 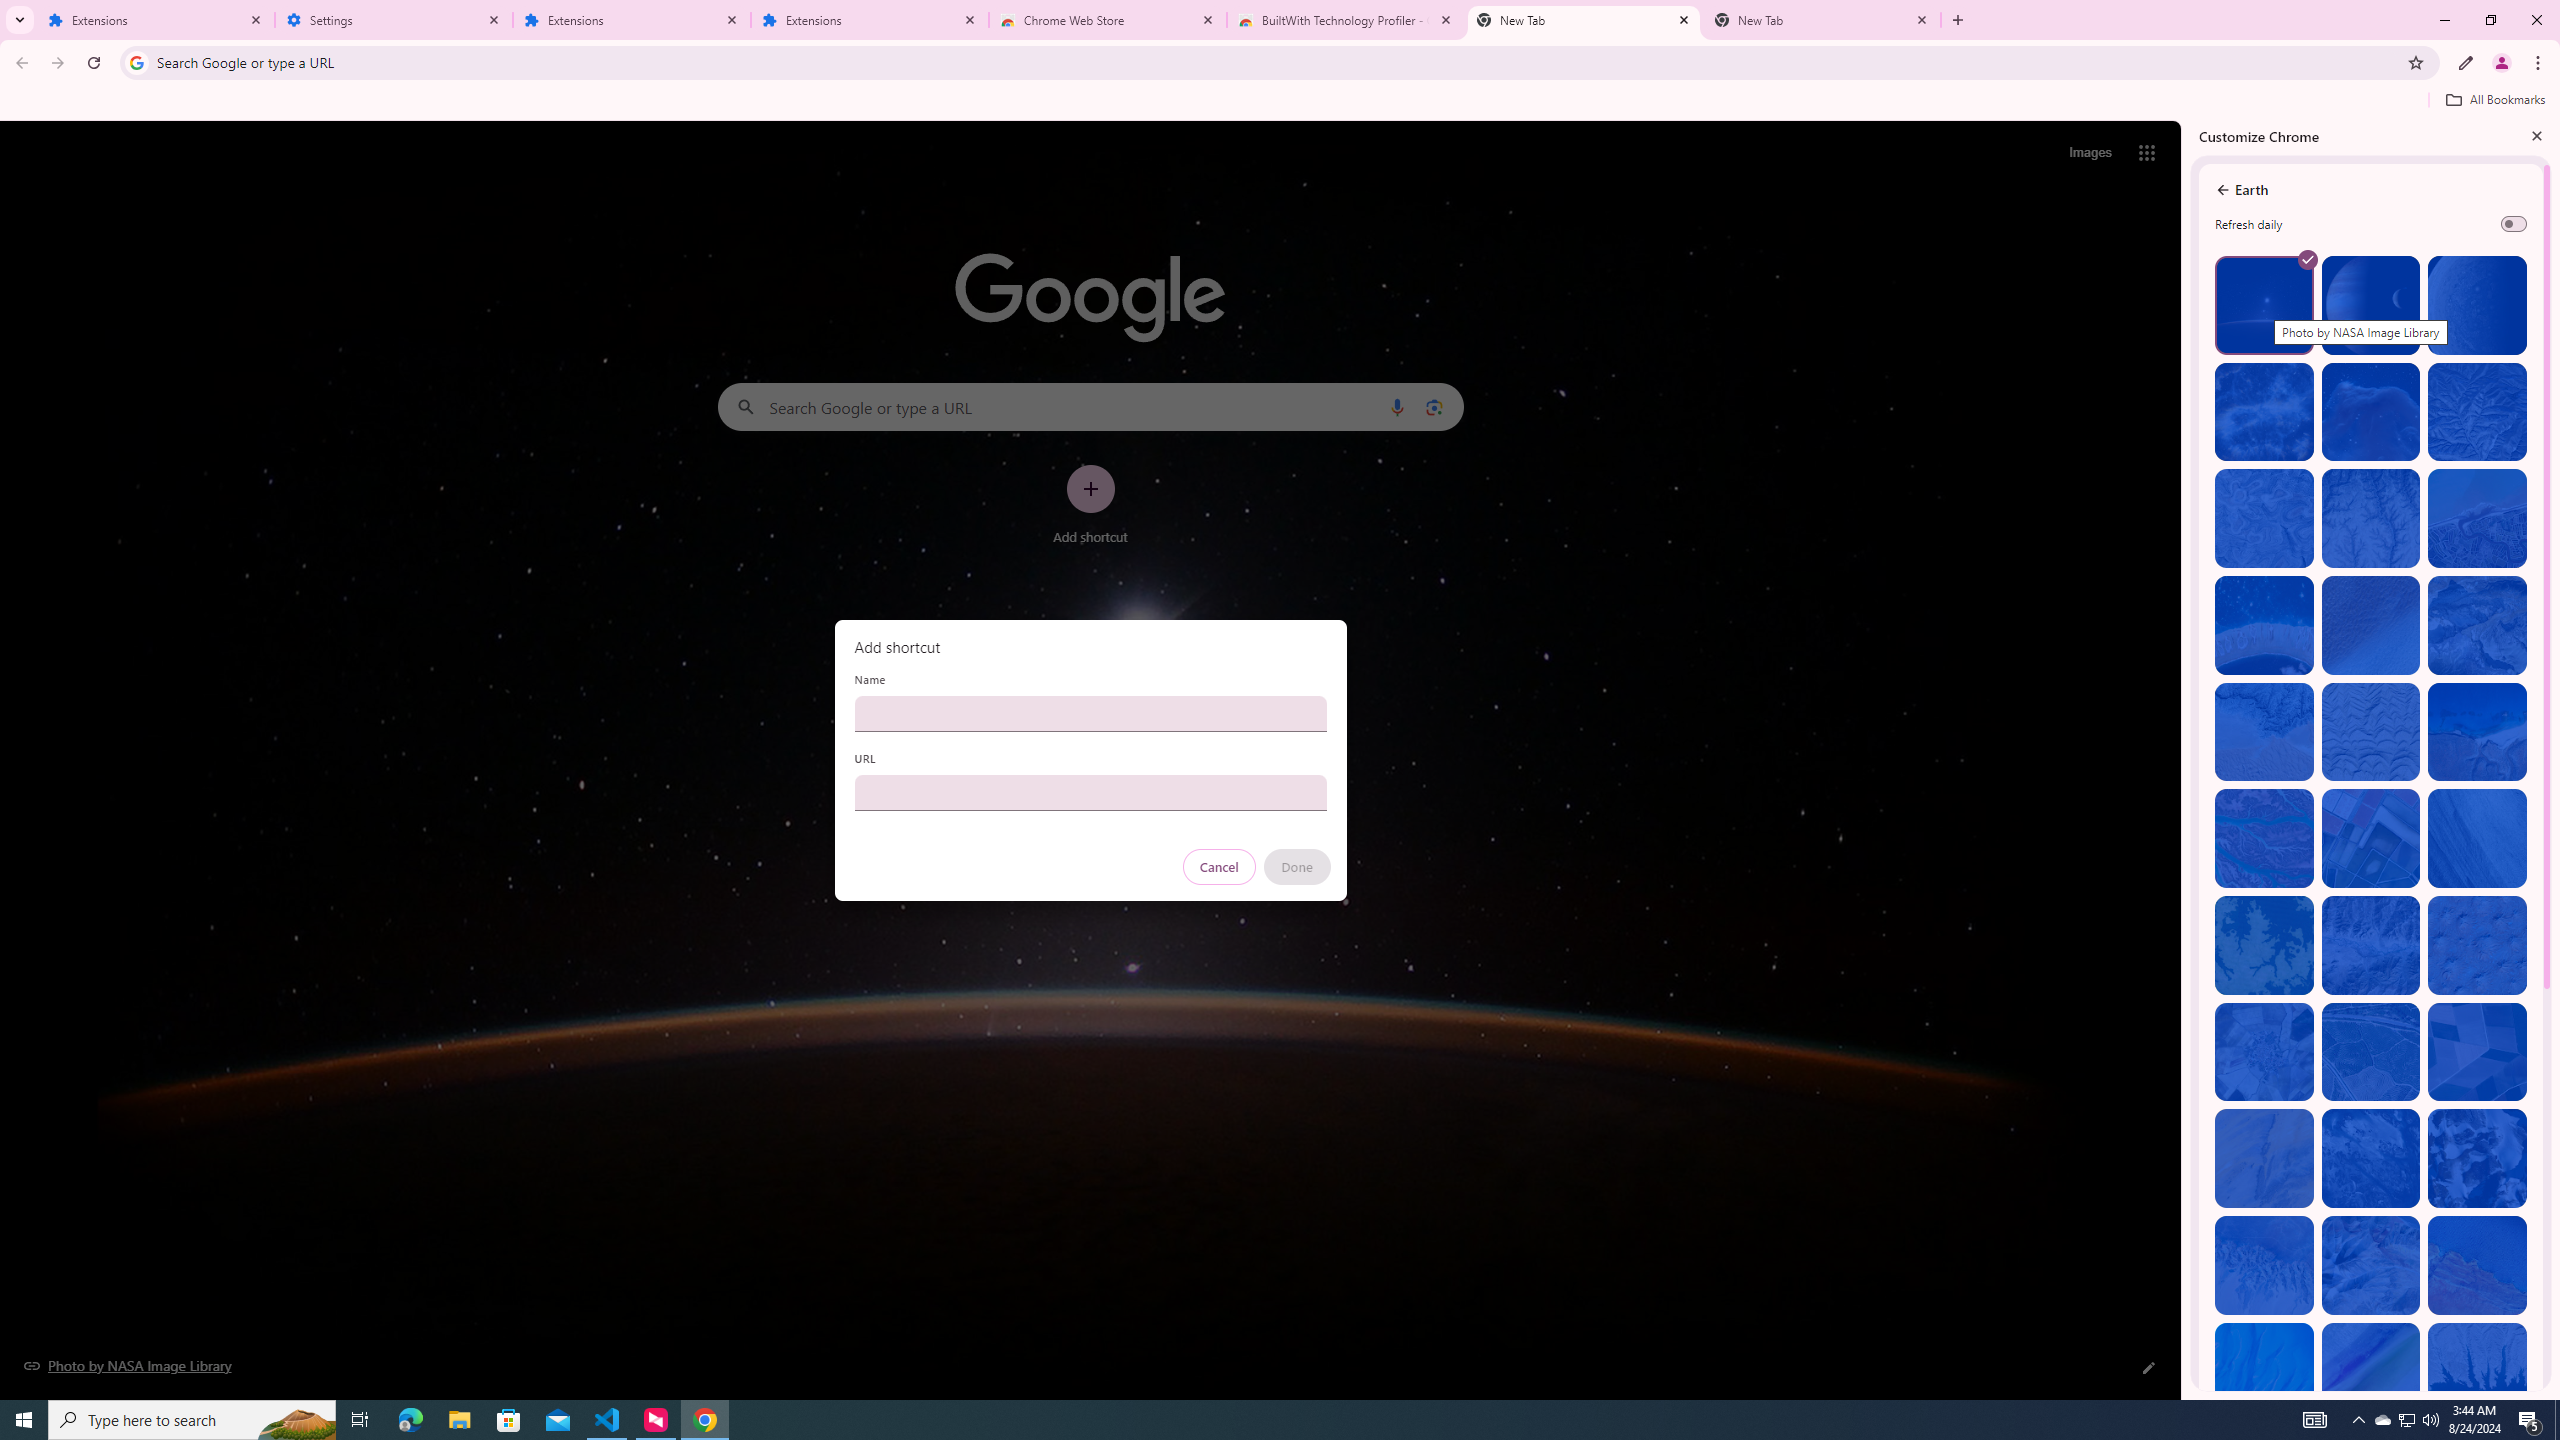 I want to click on 'Refresh daily', so click(x=2512, y=222).